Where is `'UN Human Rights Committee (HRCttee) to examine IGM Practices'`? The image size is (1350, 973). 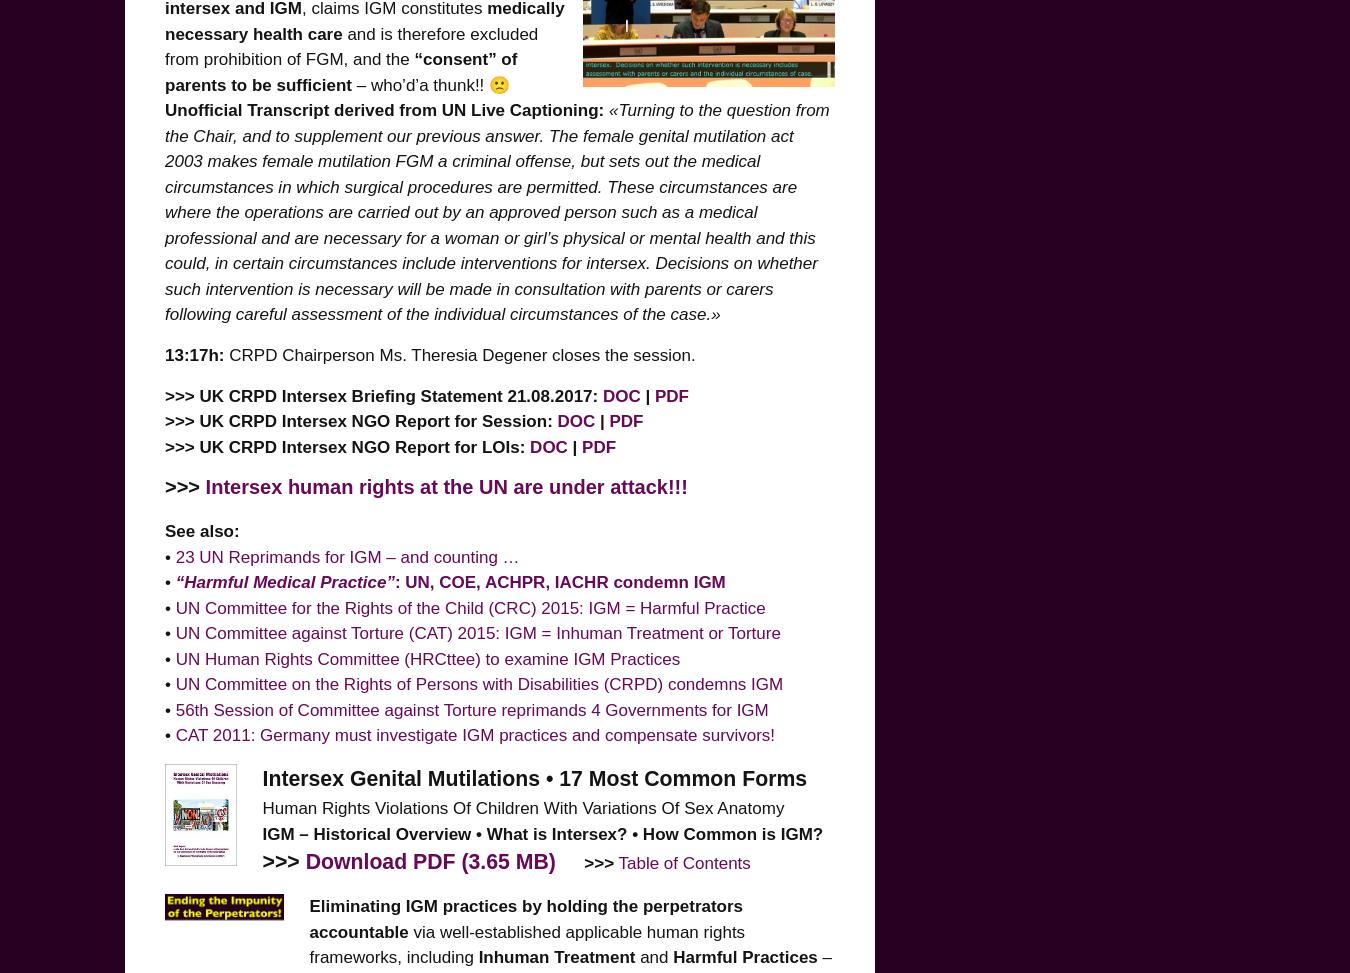
'UN Human Rights Committee (HRCttee) to examine IGM Practices' is located at coordinates (427, 657).